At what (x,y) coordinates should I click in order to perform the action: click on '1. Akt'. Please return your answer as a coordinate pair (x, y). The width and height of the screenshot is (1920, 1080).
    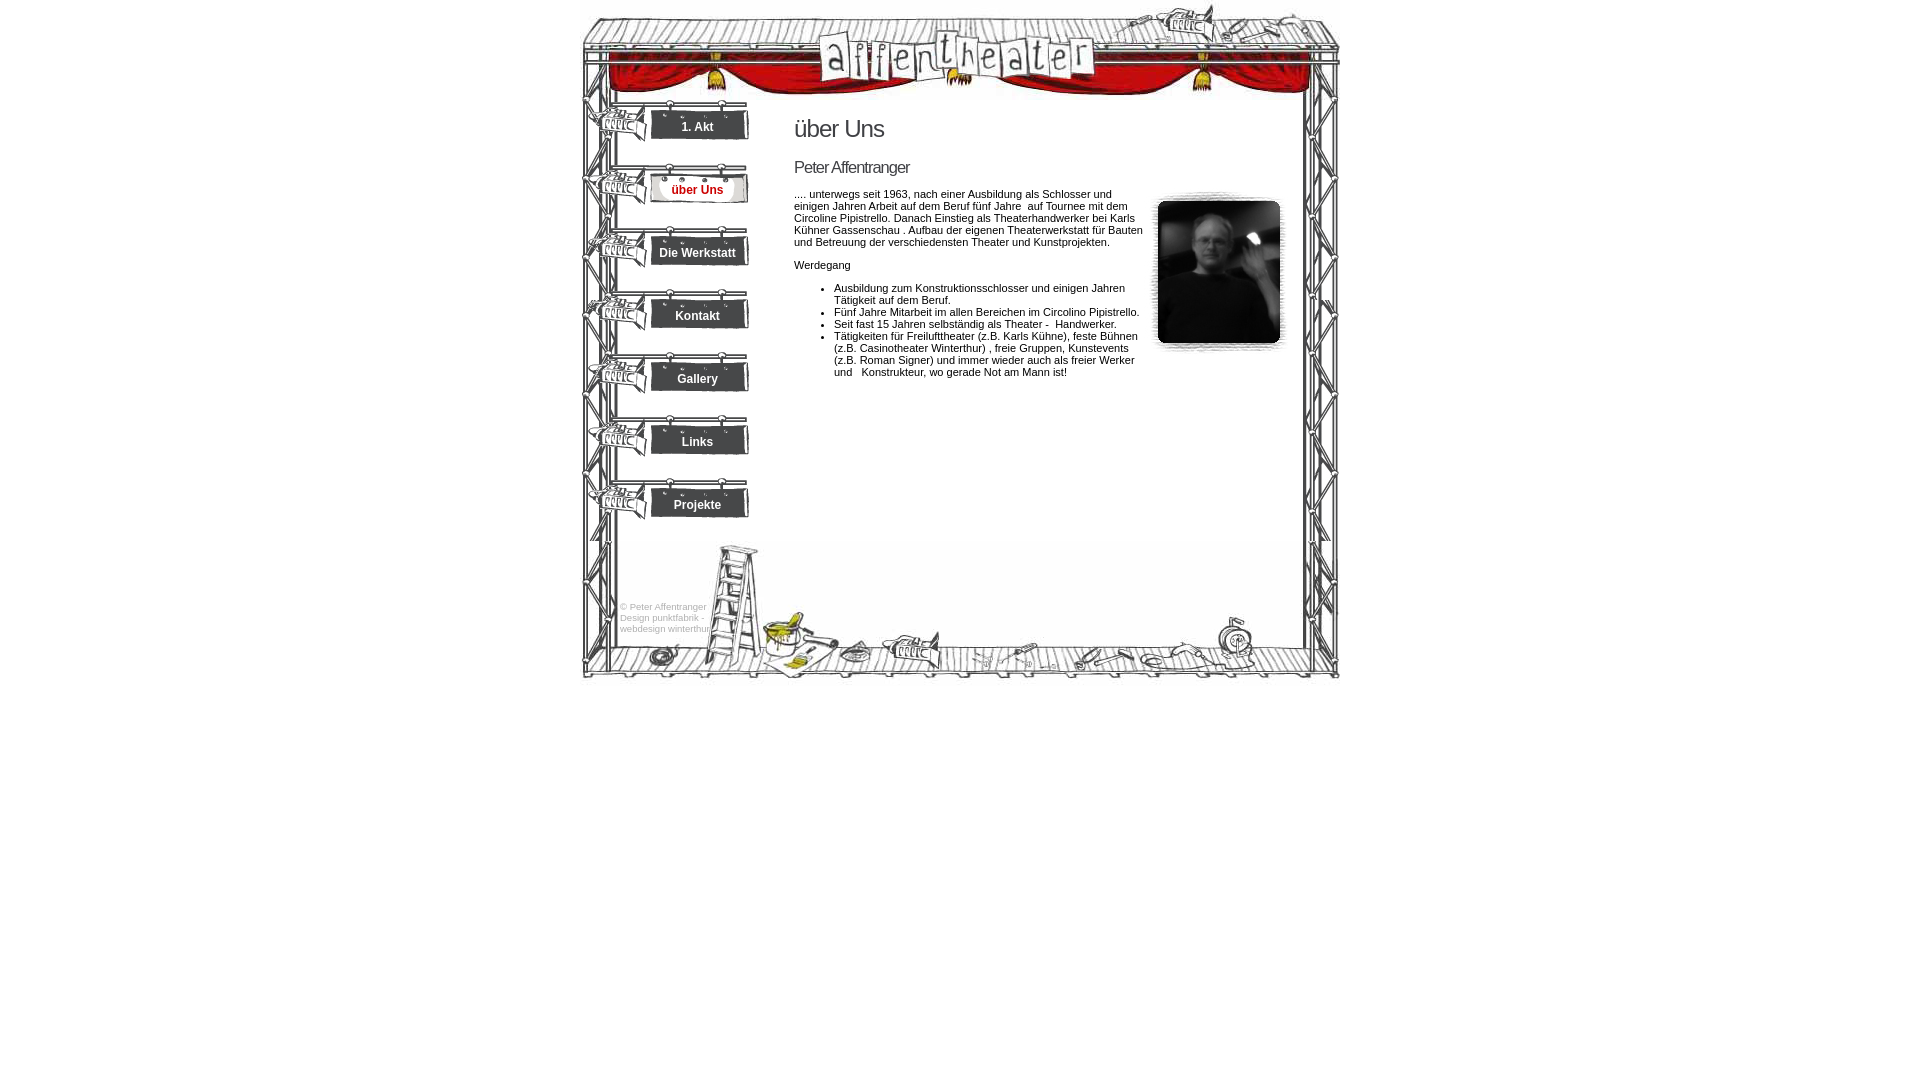
    Looking at the image, I should click on (668, 131).